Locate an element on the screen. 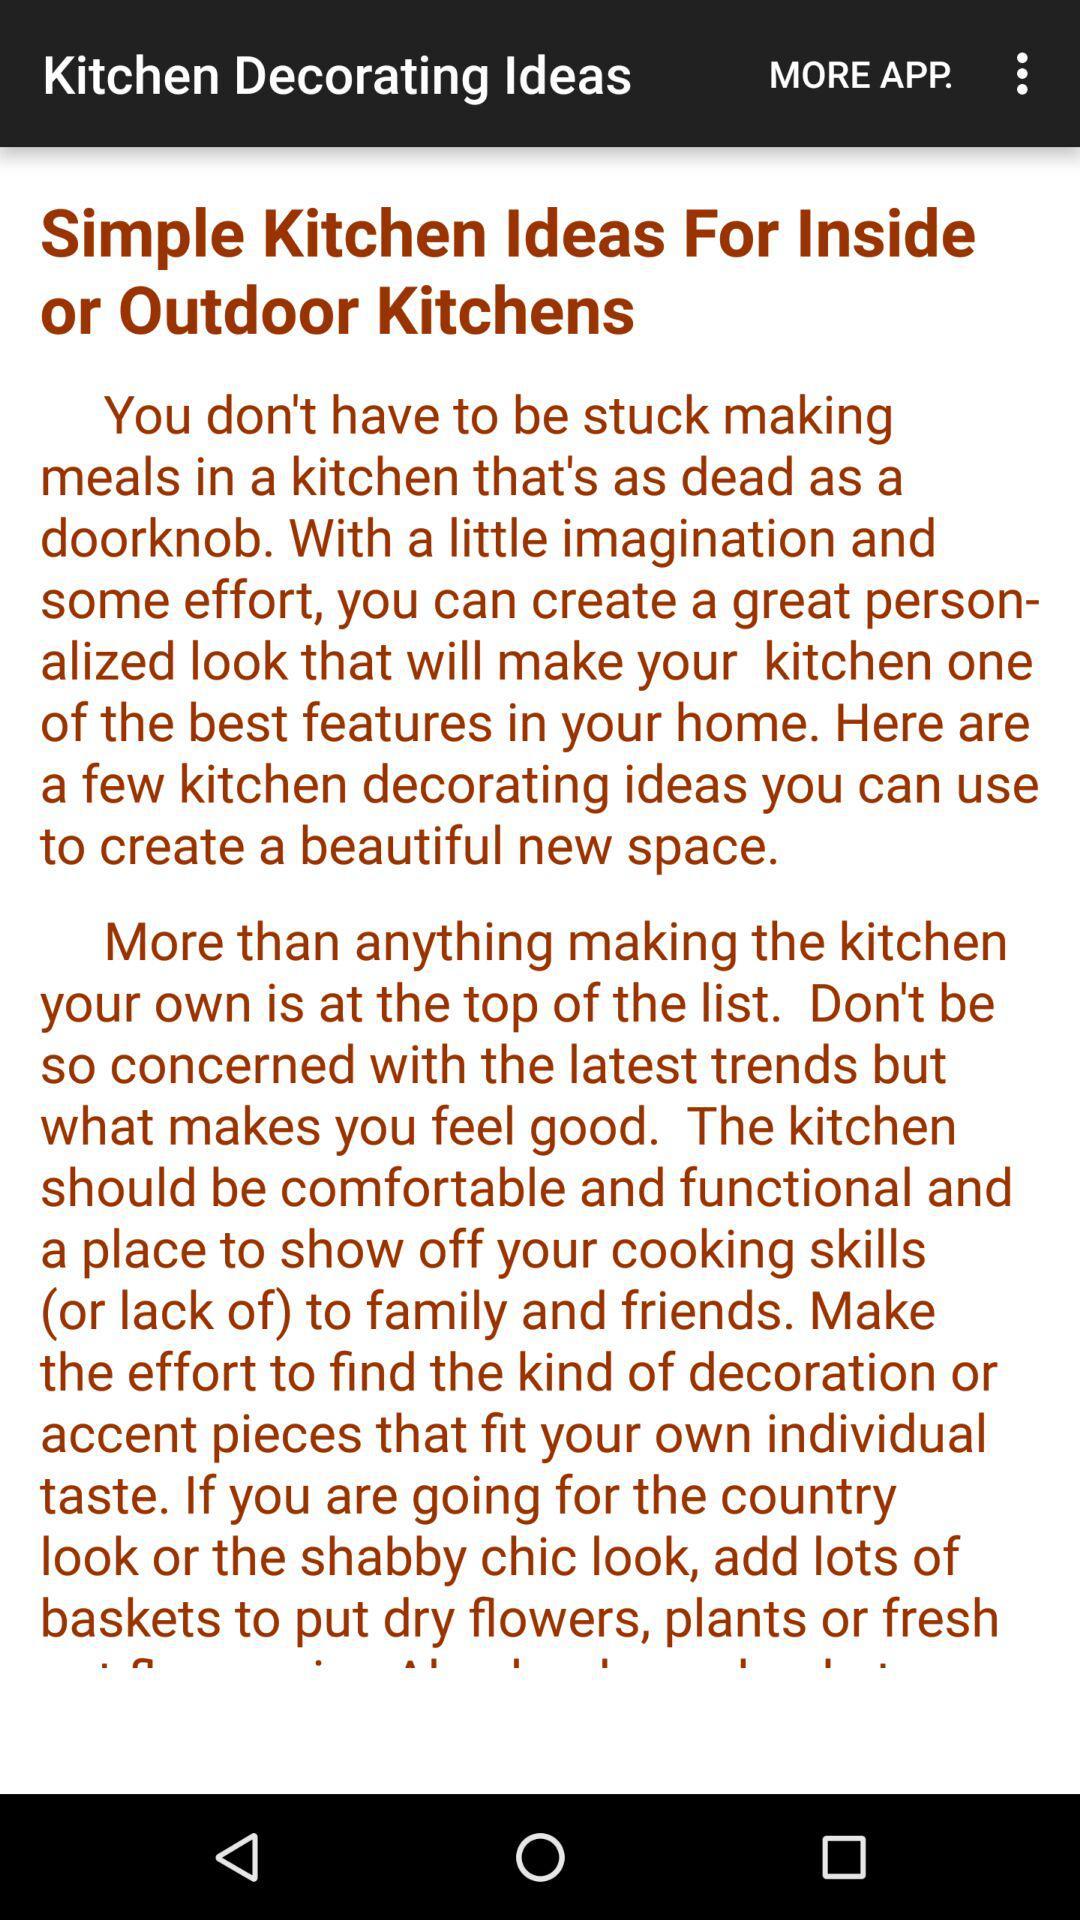 The image size is (1080, 1920). the icon to the right of the kitchen decorating ideas item is located at coordinates (860, 73).